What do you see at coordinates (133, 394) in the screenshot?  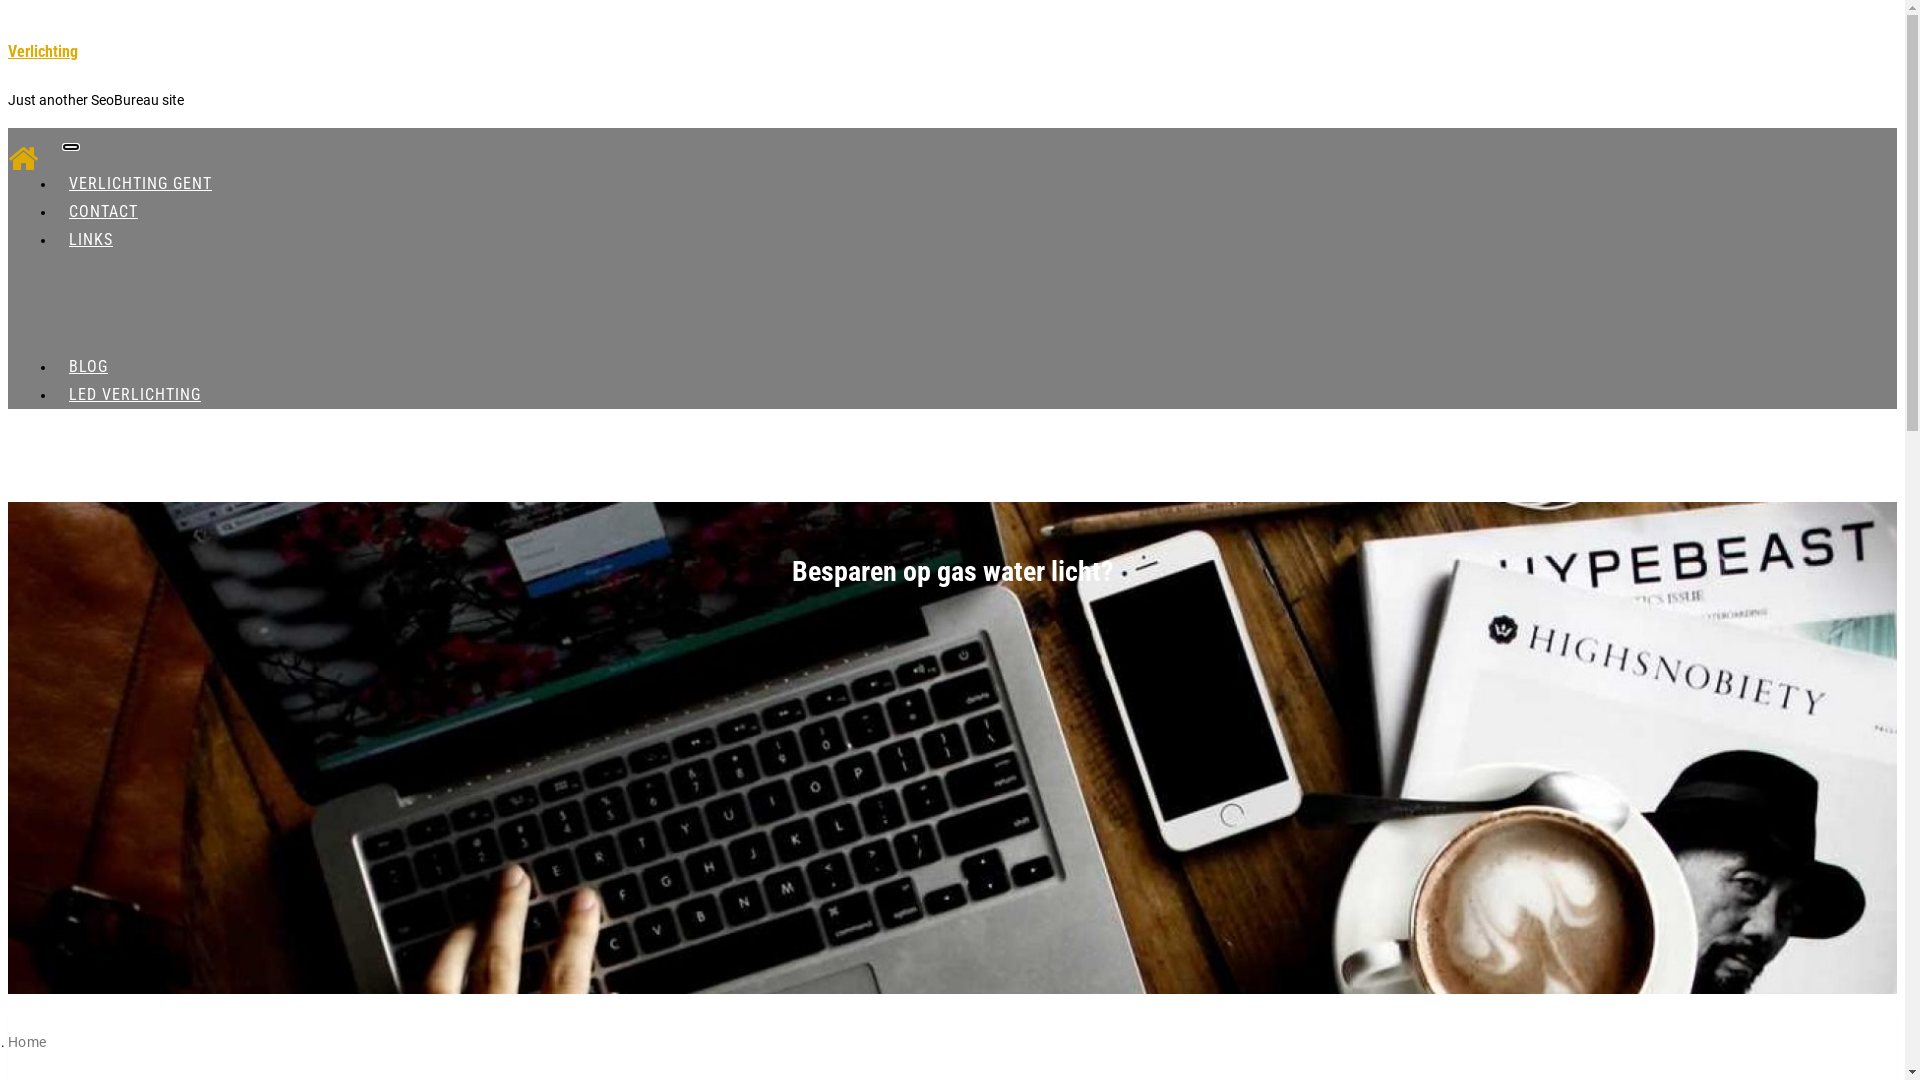 I see `'LED VERLICHTING'` at bounding box center [133, 394].